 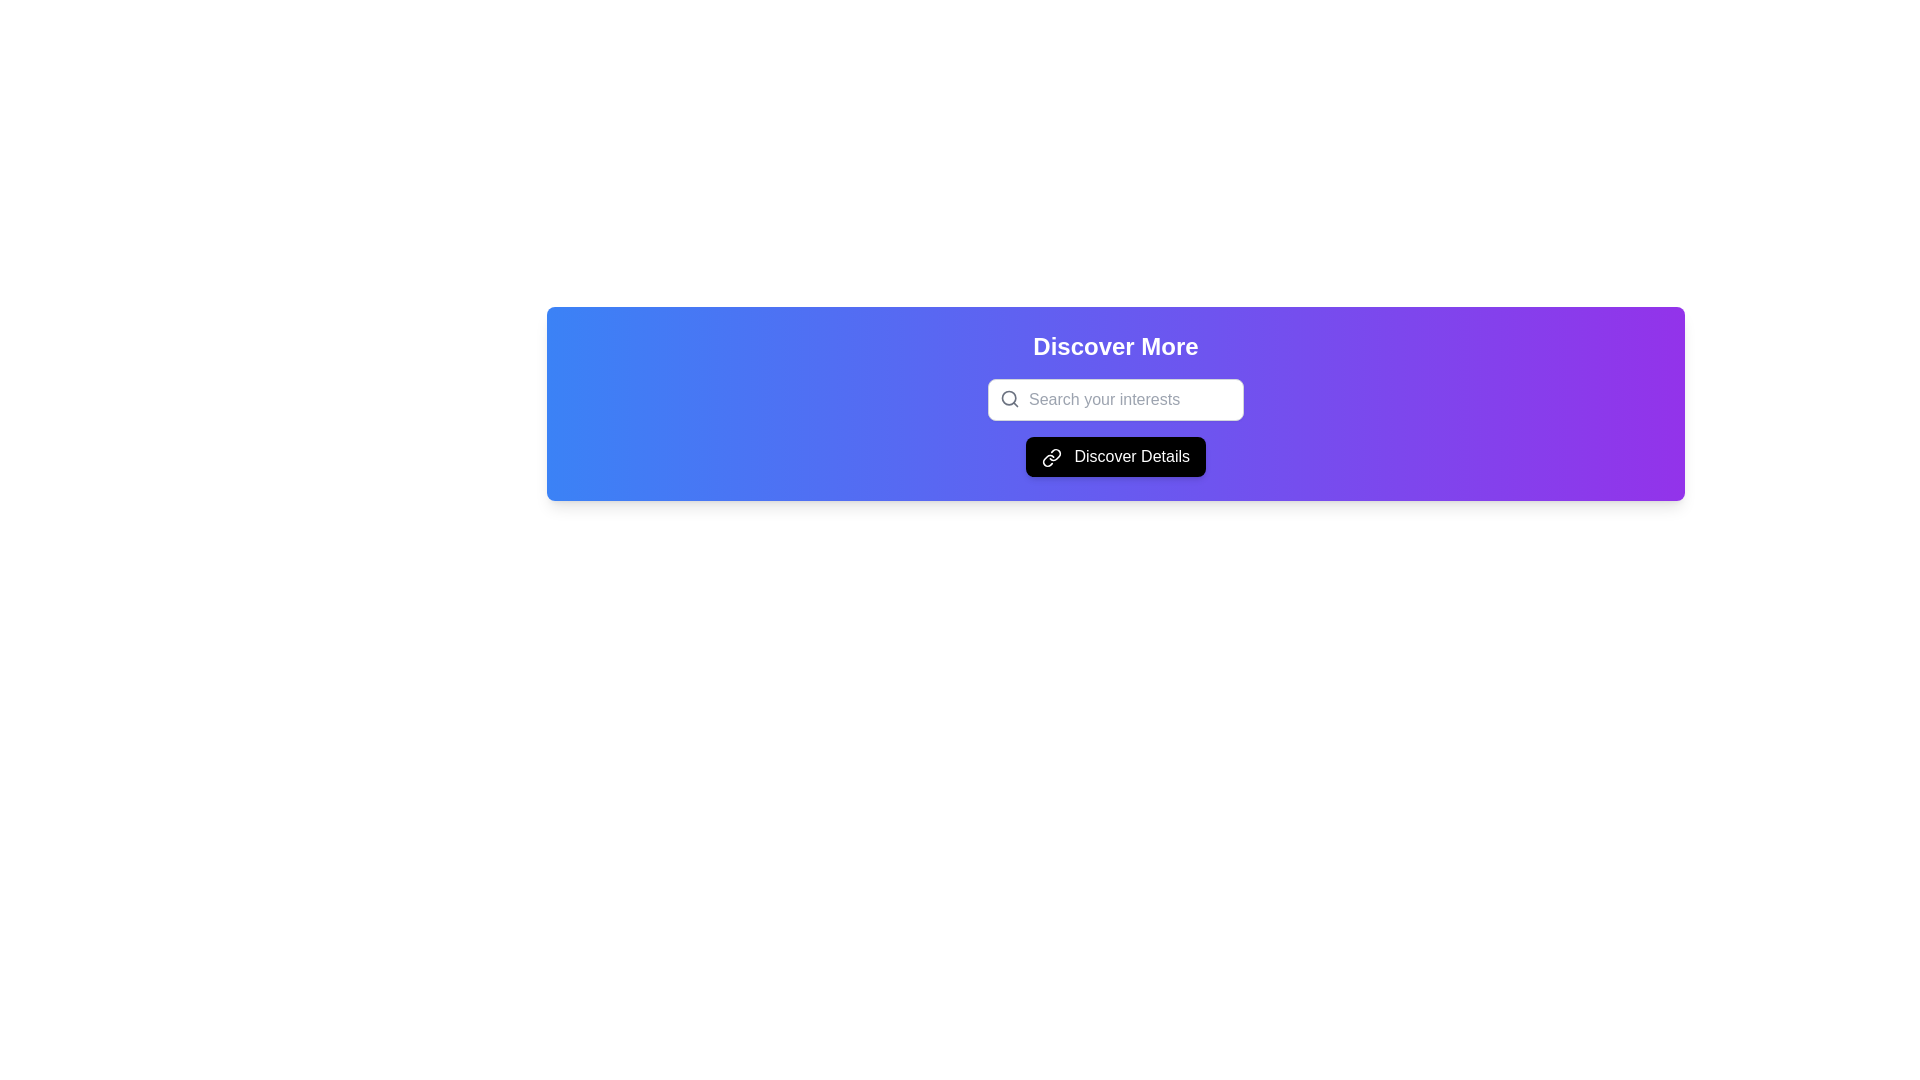 What do you see at coordinates (1009, 398) in the screenshot?
I see `the search icon located inside the 'Search your interests' input box, positioned on the left side` at bounding box center [1009, 398].